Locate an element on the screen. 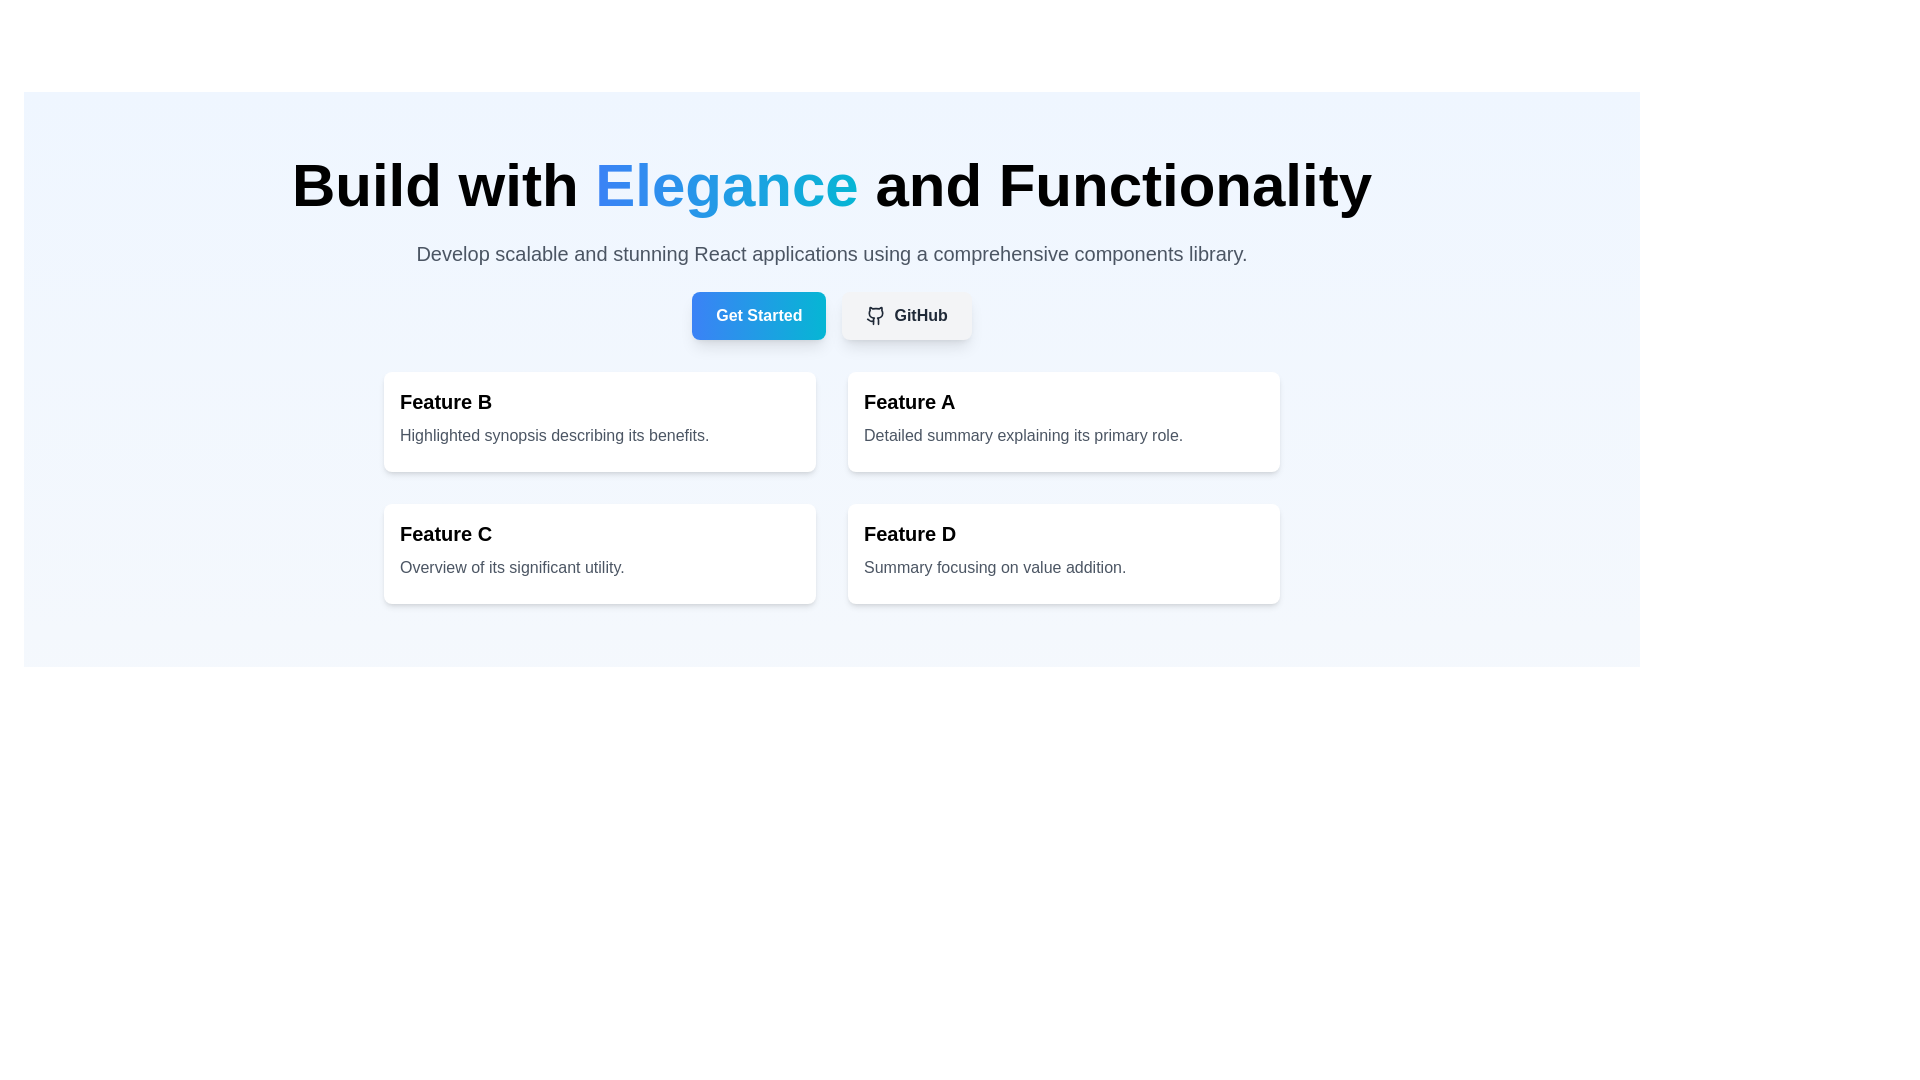 The height and width of the screenshot is (1080, 1920). static text content positioned below the main header 'Build with Elegance and Functionality', which summarizes the functionality and benefits of the platform is located at coordinates (831, 253).